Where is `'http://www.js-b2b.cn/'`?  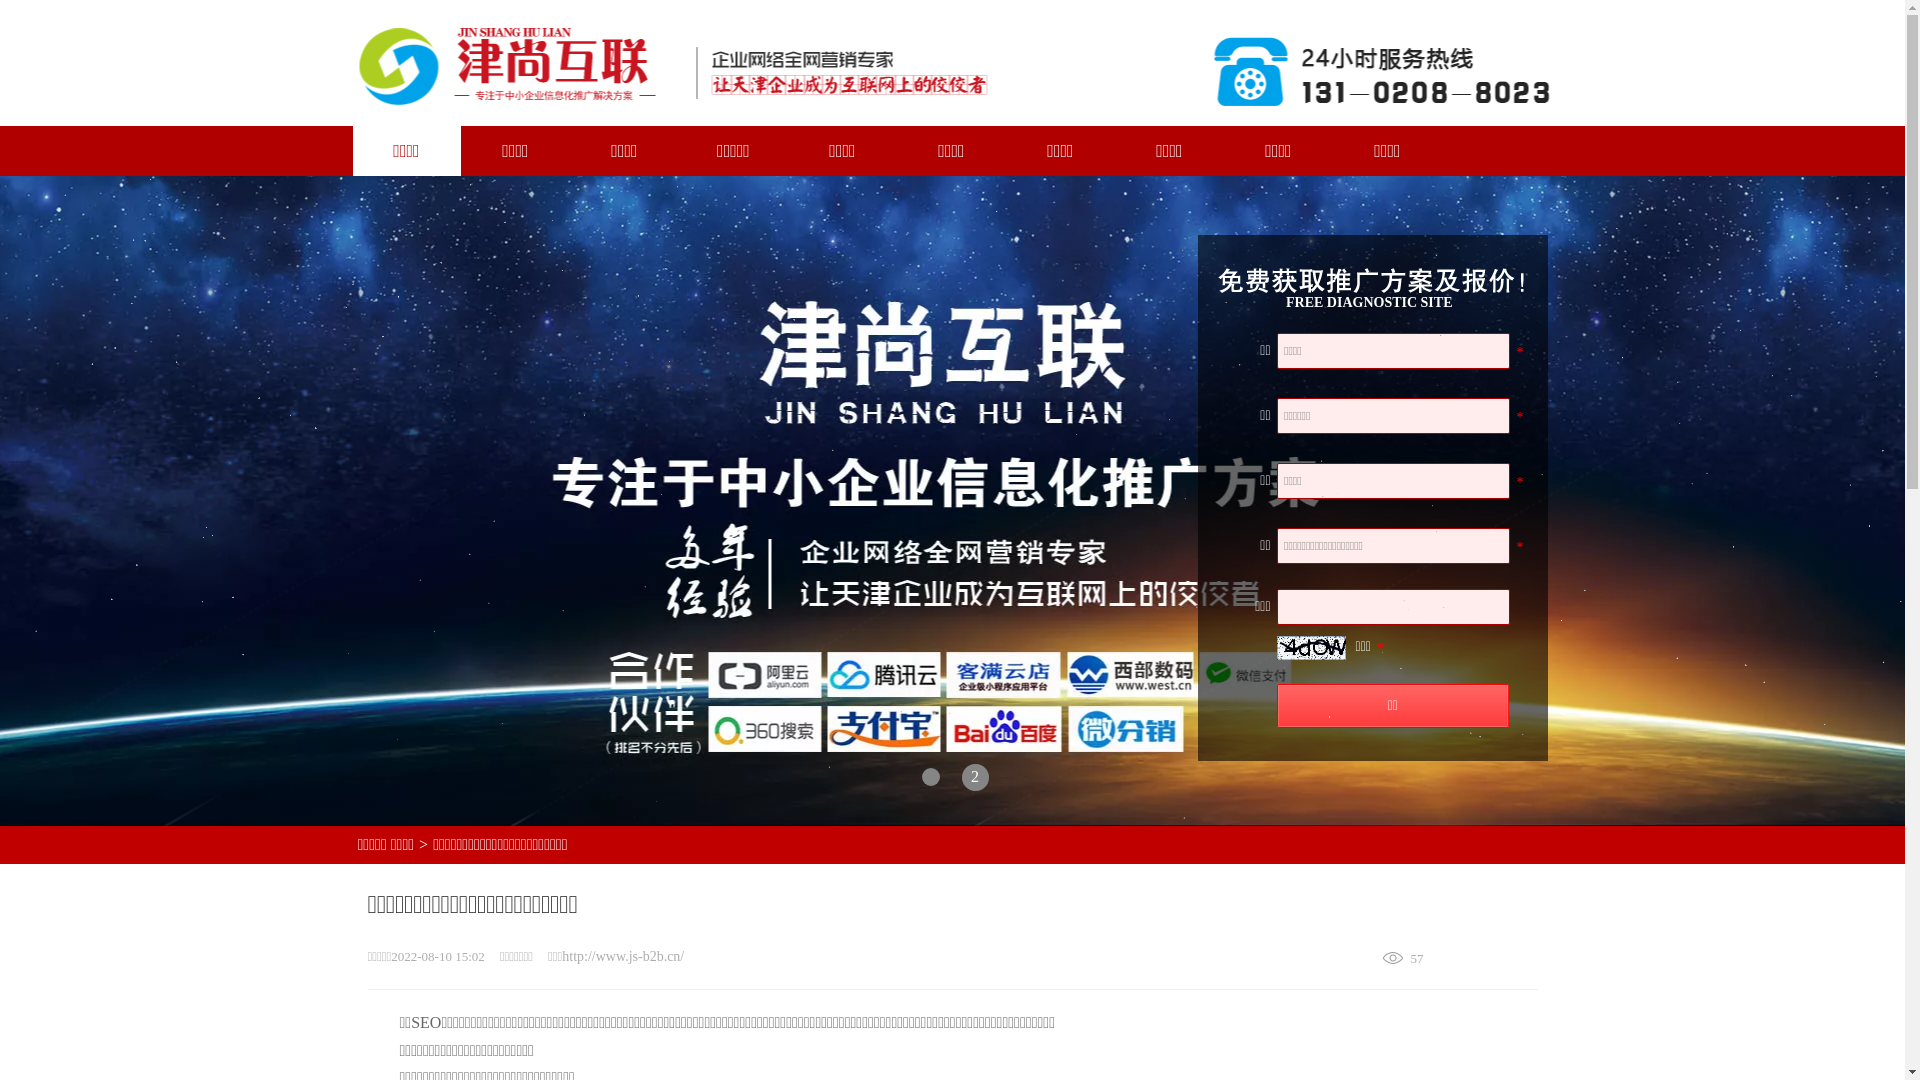
'http://www.js-b2b.cn/' is located at coordinates (560, 955).